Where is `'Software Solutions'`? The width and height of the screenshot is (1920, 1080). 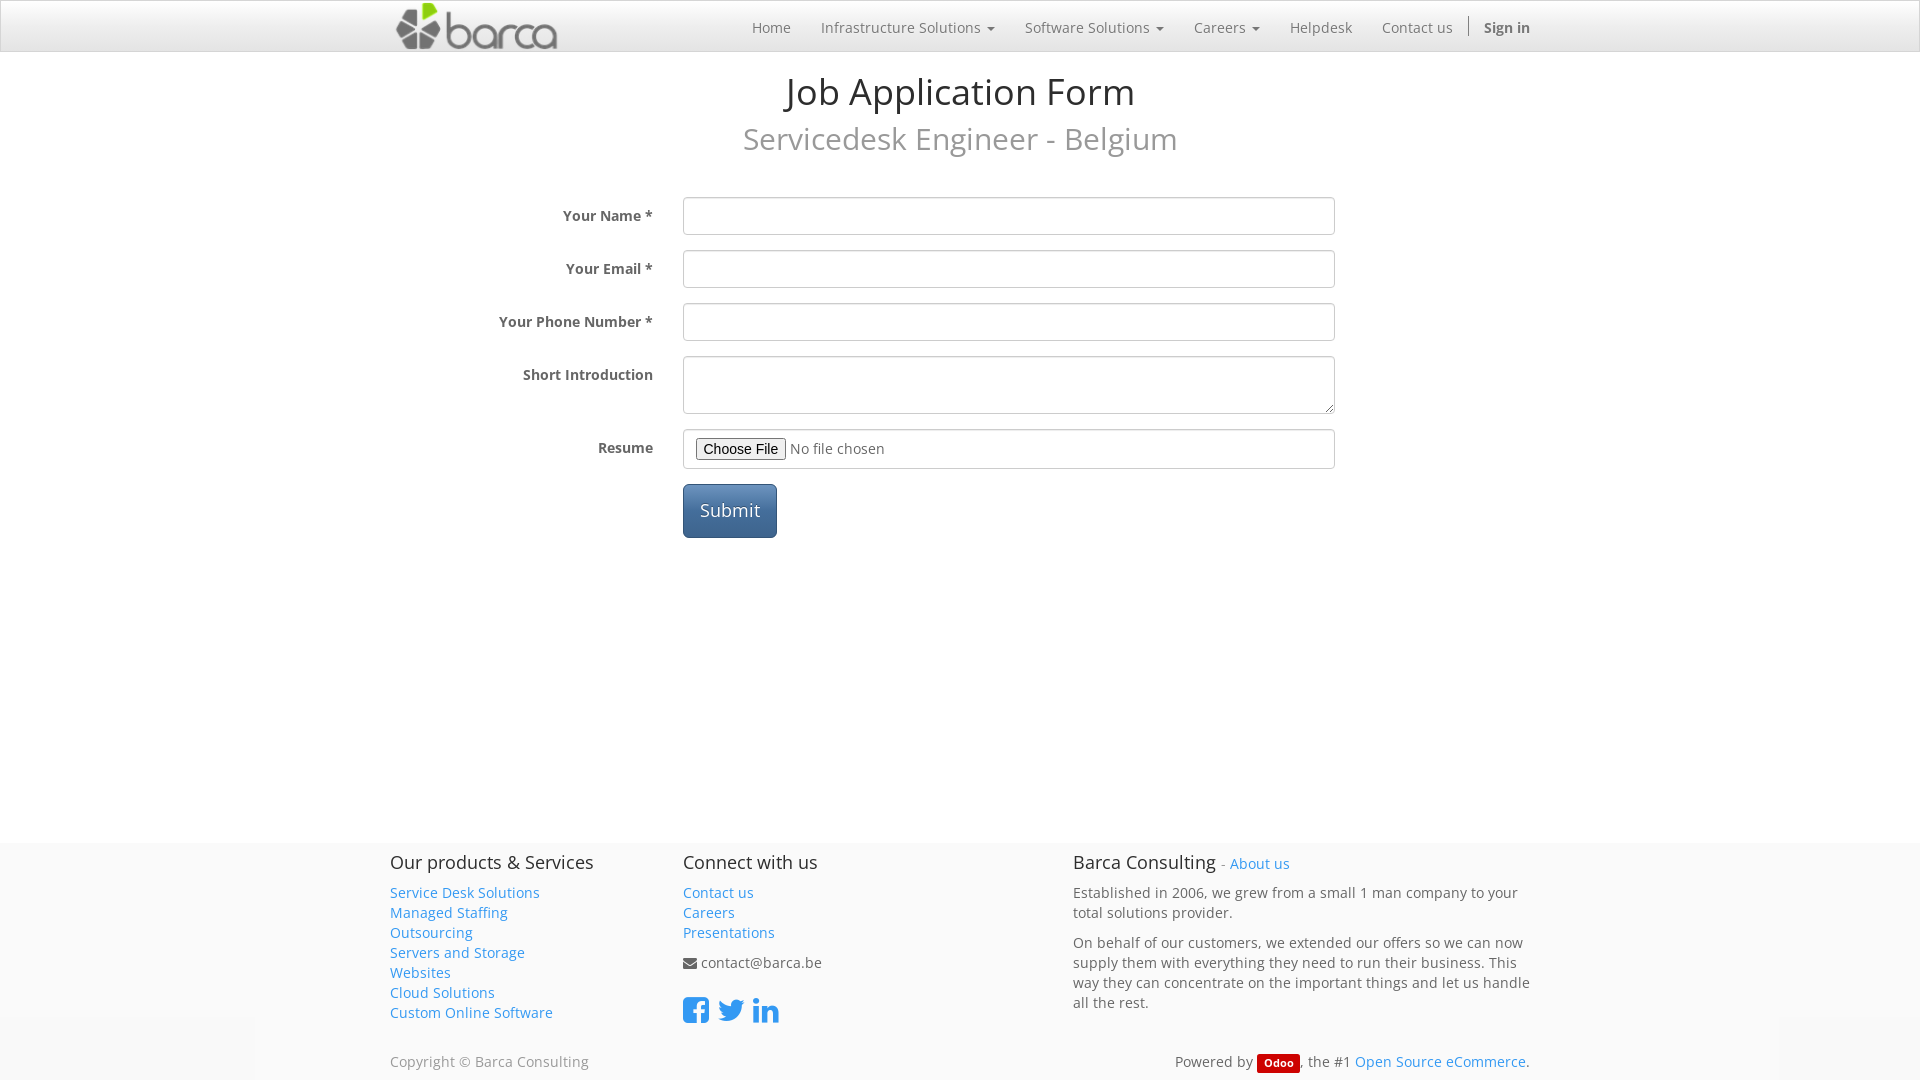 'Software Solutions' is located at coordinates (1009, 26).